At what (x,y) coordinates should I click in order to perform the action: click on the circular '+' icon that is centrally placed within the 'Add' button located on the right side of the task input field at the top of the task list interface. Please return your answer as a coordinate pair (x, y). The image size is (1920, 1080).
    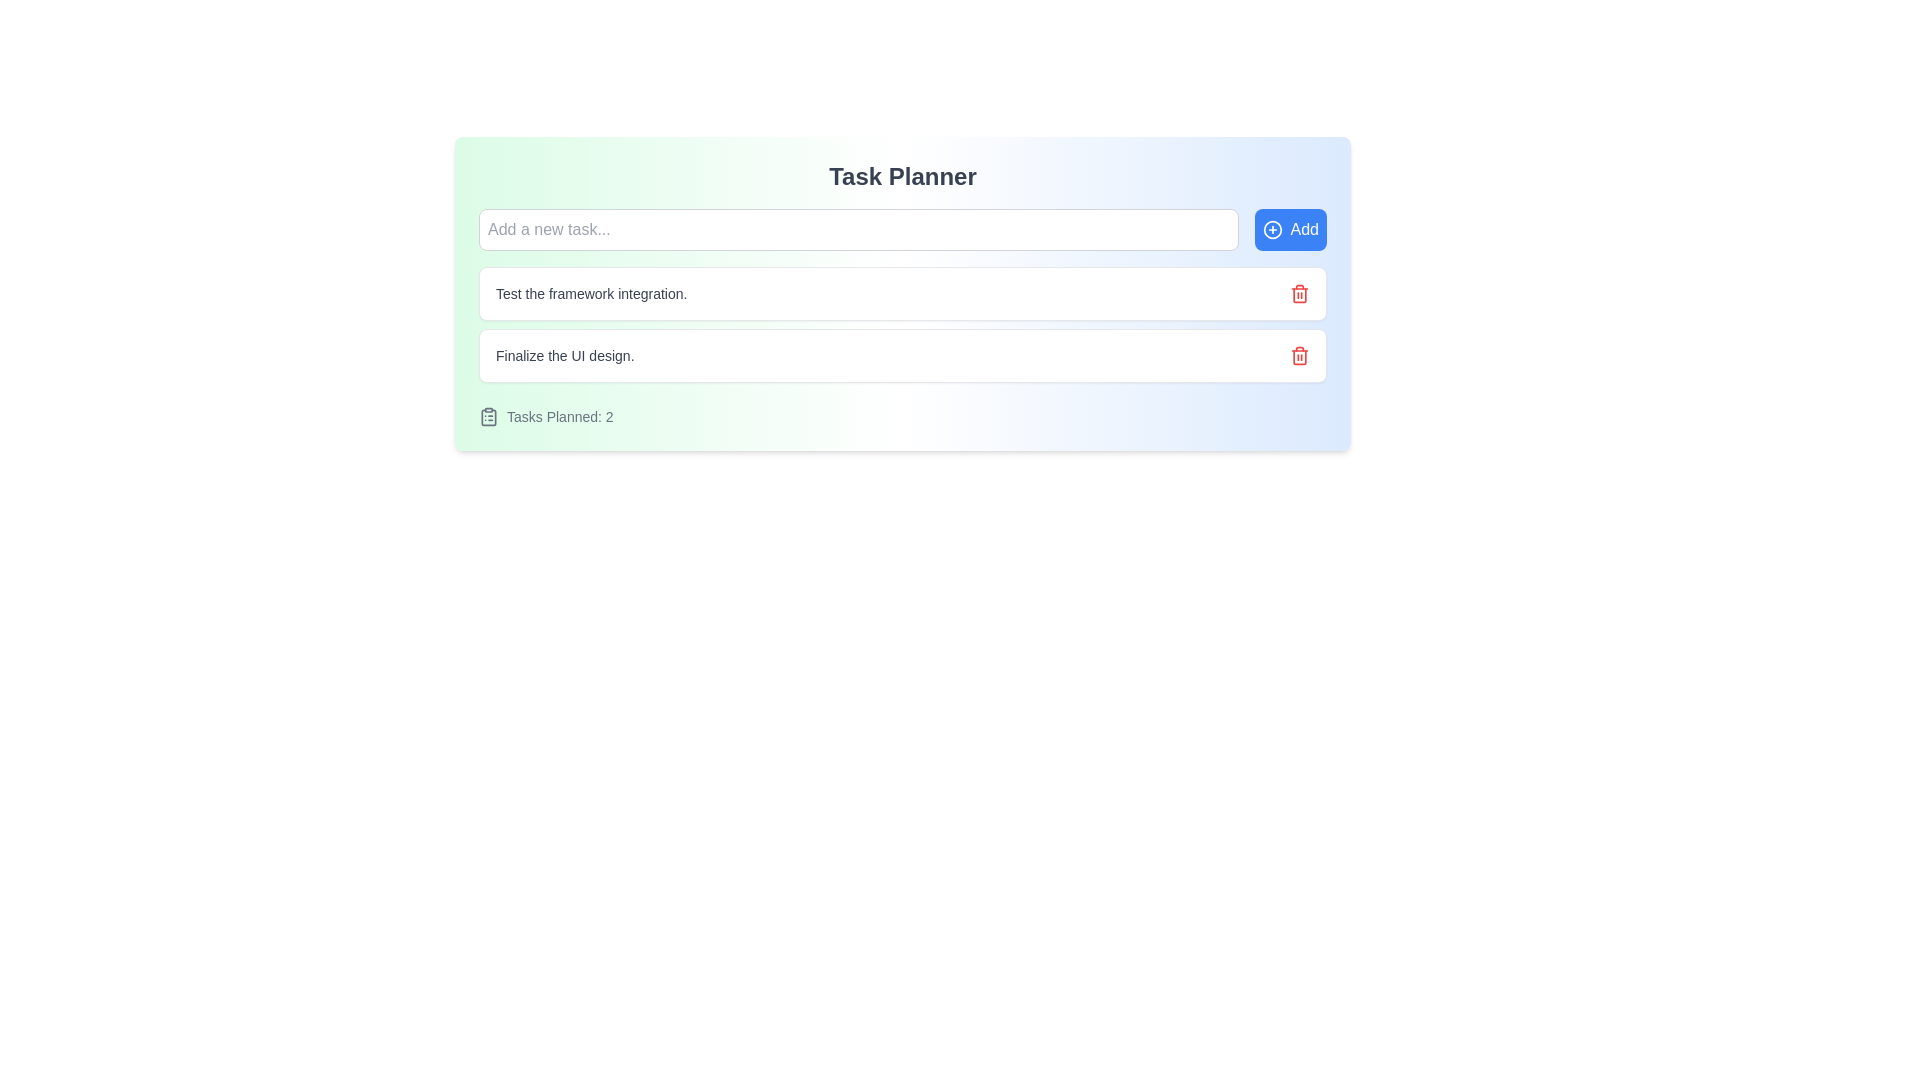
    Looking at the image, I should click on (1271, 229).